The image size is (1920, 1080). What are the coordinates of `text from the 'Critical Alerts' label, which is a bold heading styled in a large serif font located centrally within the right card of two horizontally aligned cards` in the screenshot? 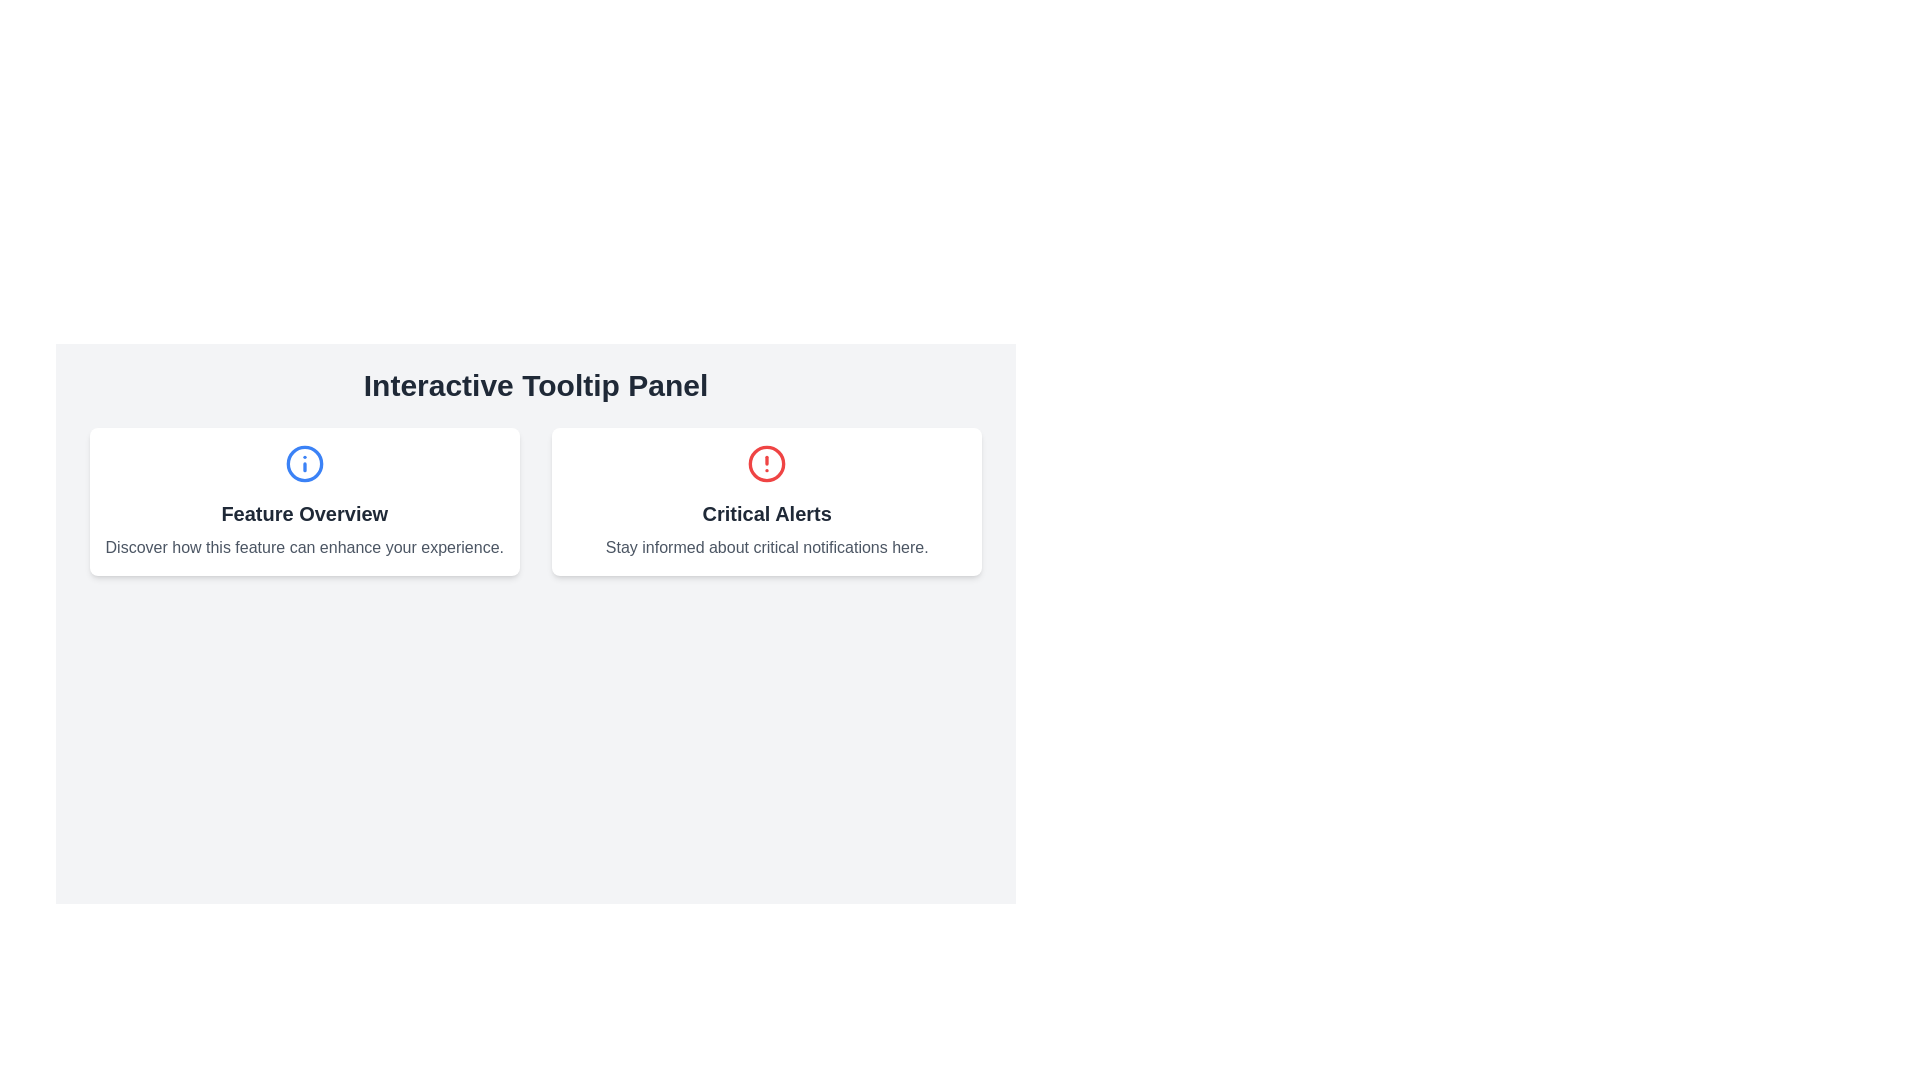 It's located at (766, 512).